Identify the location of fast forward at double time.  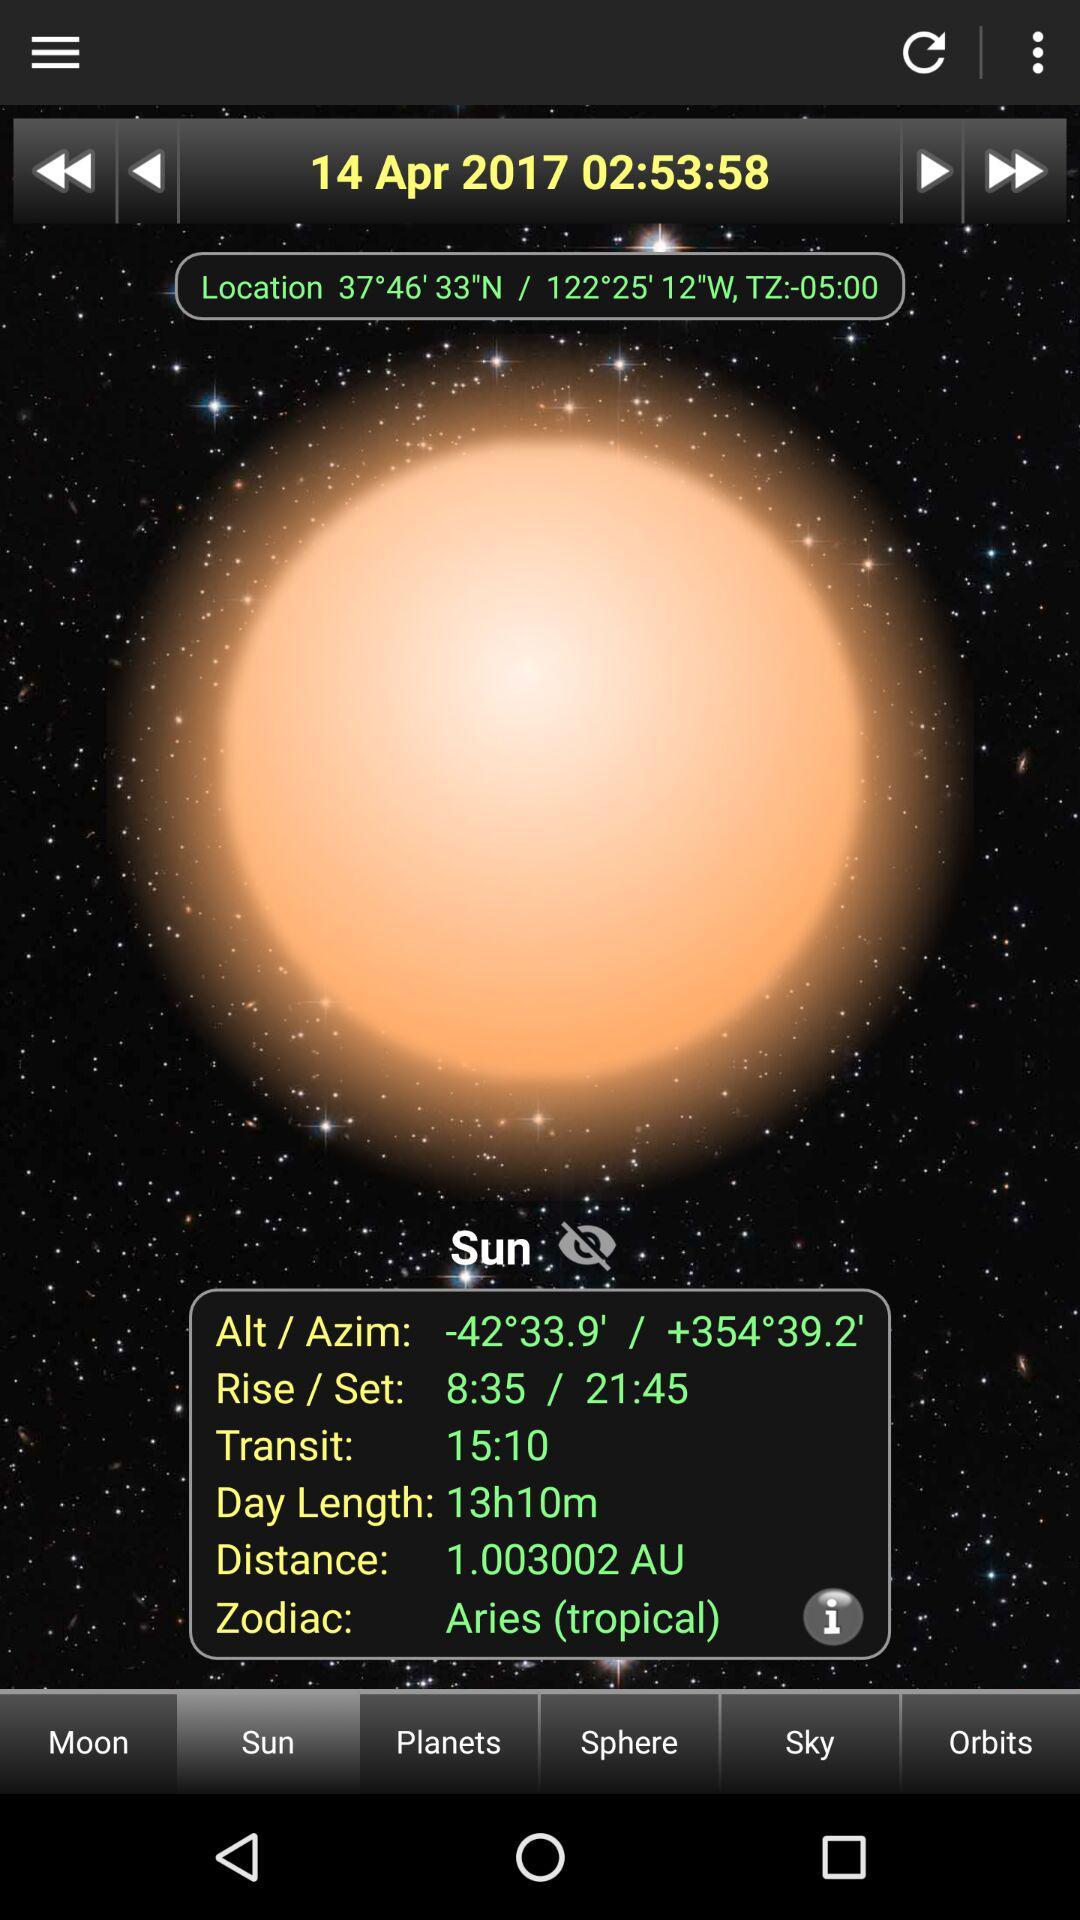
(1015, 171).